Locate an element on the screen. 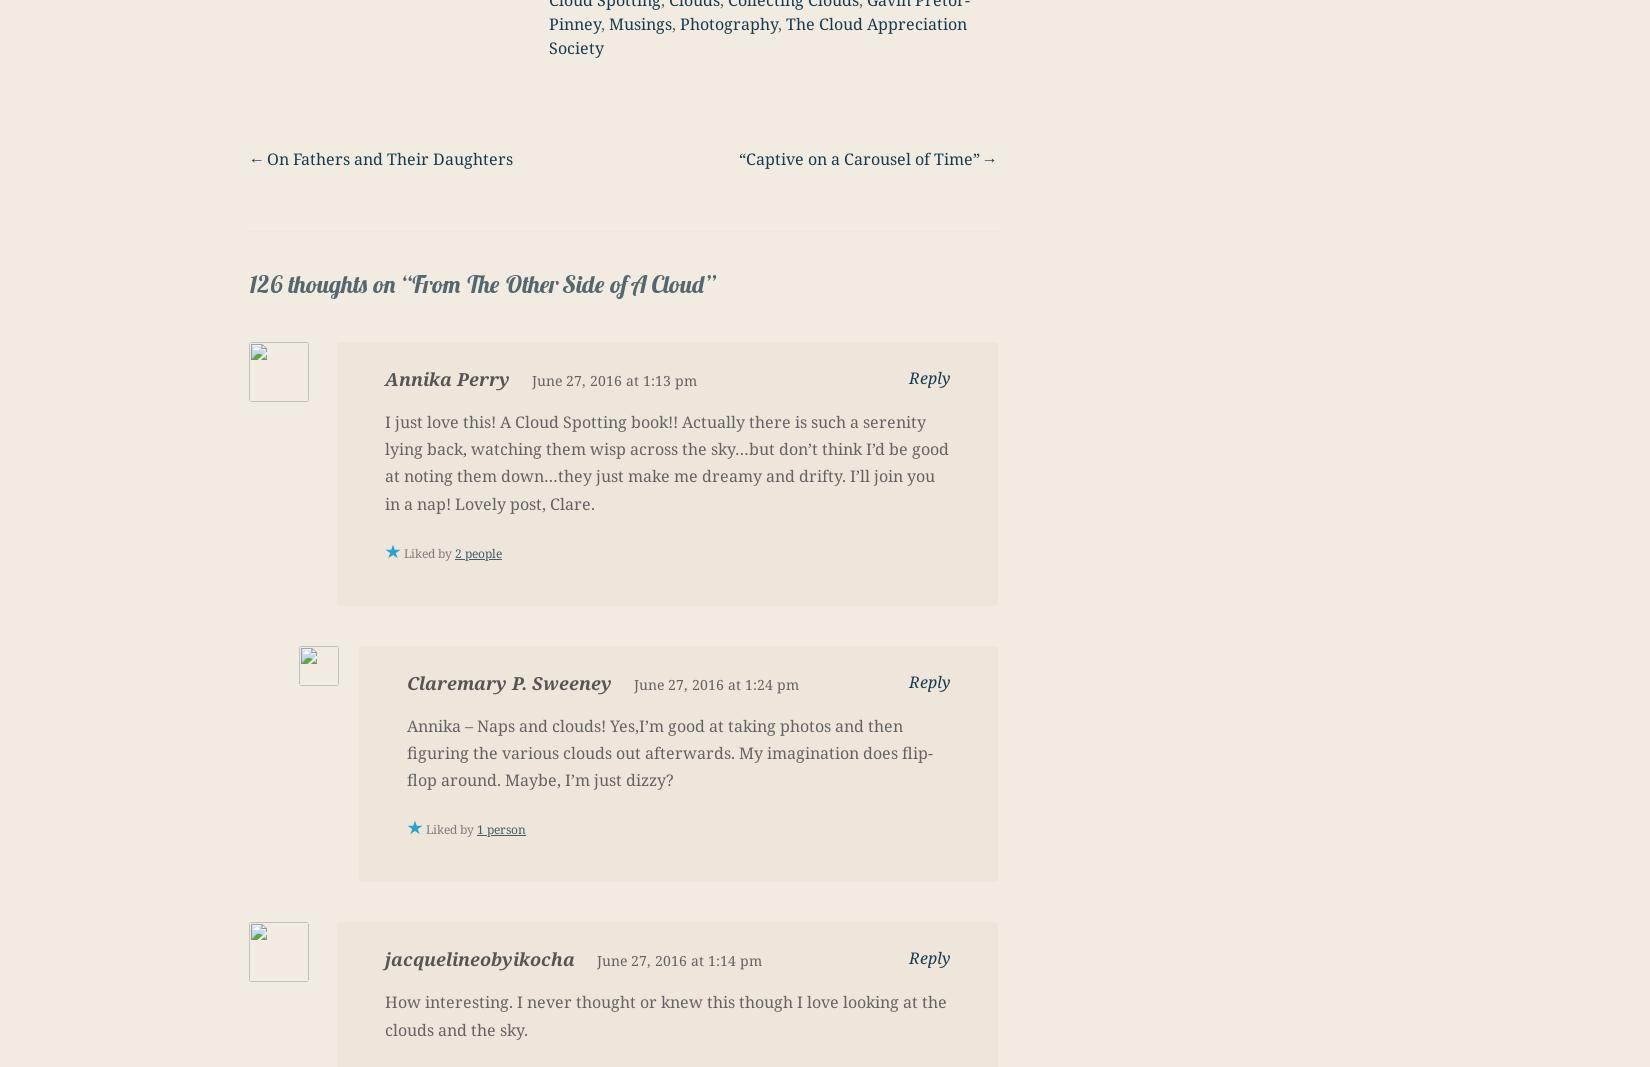  'Annika – Naps and clouds! Yes,I’m good at taking photos and then figuring the various clouds out afterwards. My imagination does flip-flop around. Maybe, I’m just dizzy?' is located at coordinates (669, 751).